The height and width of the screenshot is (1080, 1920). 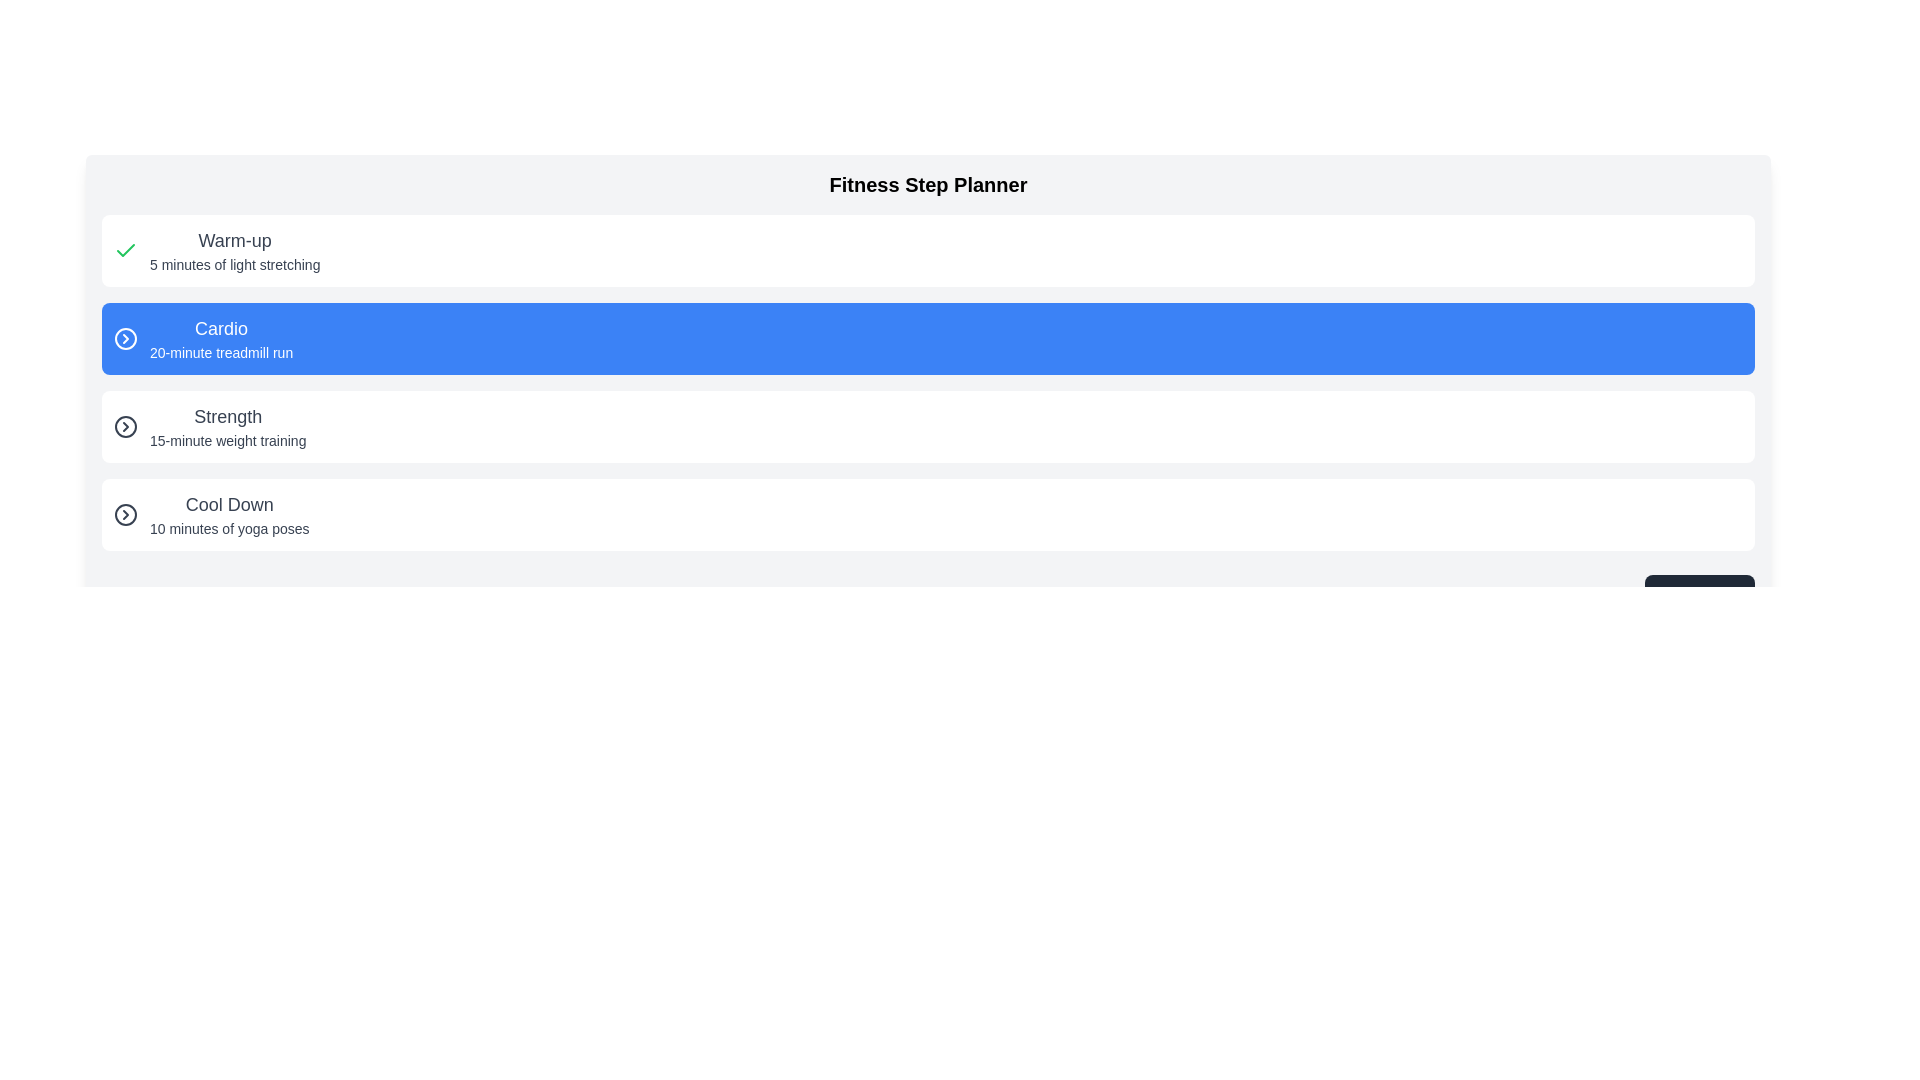 What do you see at coordinates (124, 426) in the screenshot?
I see `the circular icon with an arrow inside that indicates the training step 'Strength', which is located to the left of the text 'Strength' and '15-minute weight training'. This icon is the third item in a vertical list of training steps` at bounding box center [124, 426].